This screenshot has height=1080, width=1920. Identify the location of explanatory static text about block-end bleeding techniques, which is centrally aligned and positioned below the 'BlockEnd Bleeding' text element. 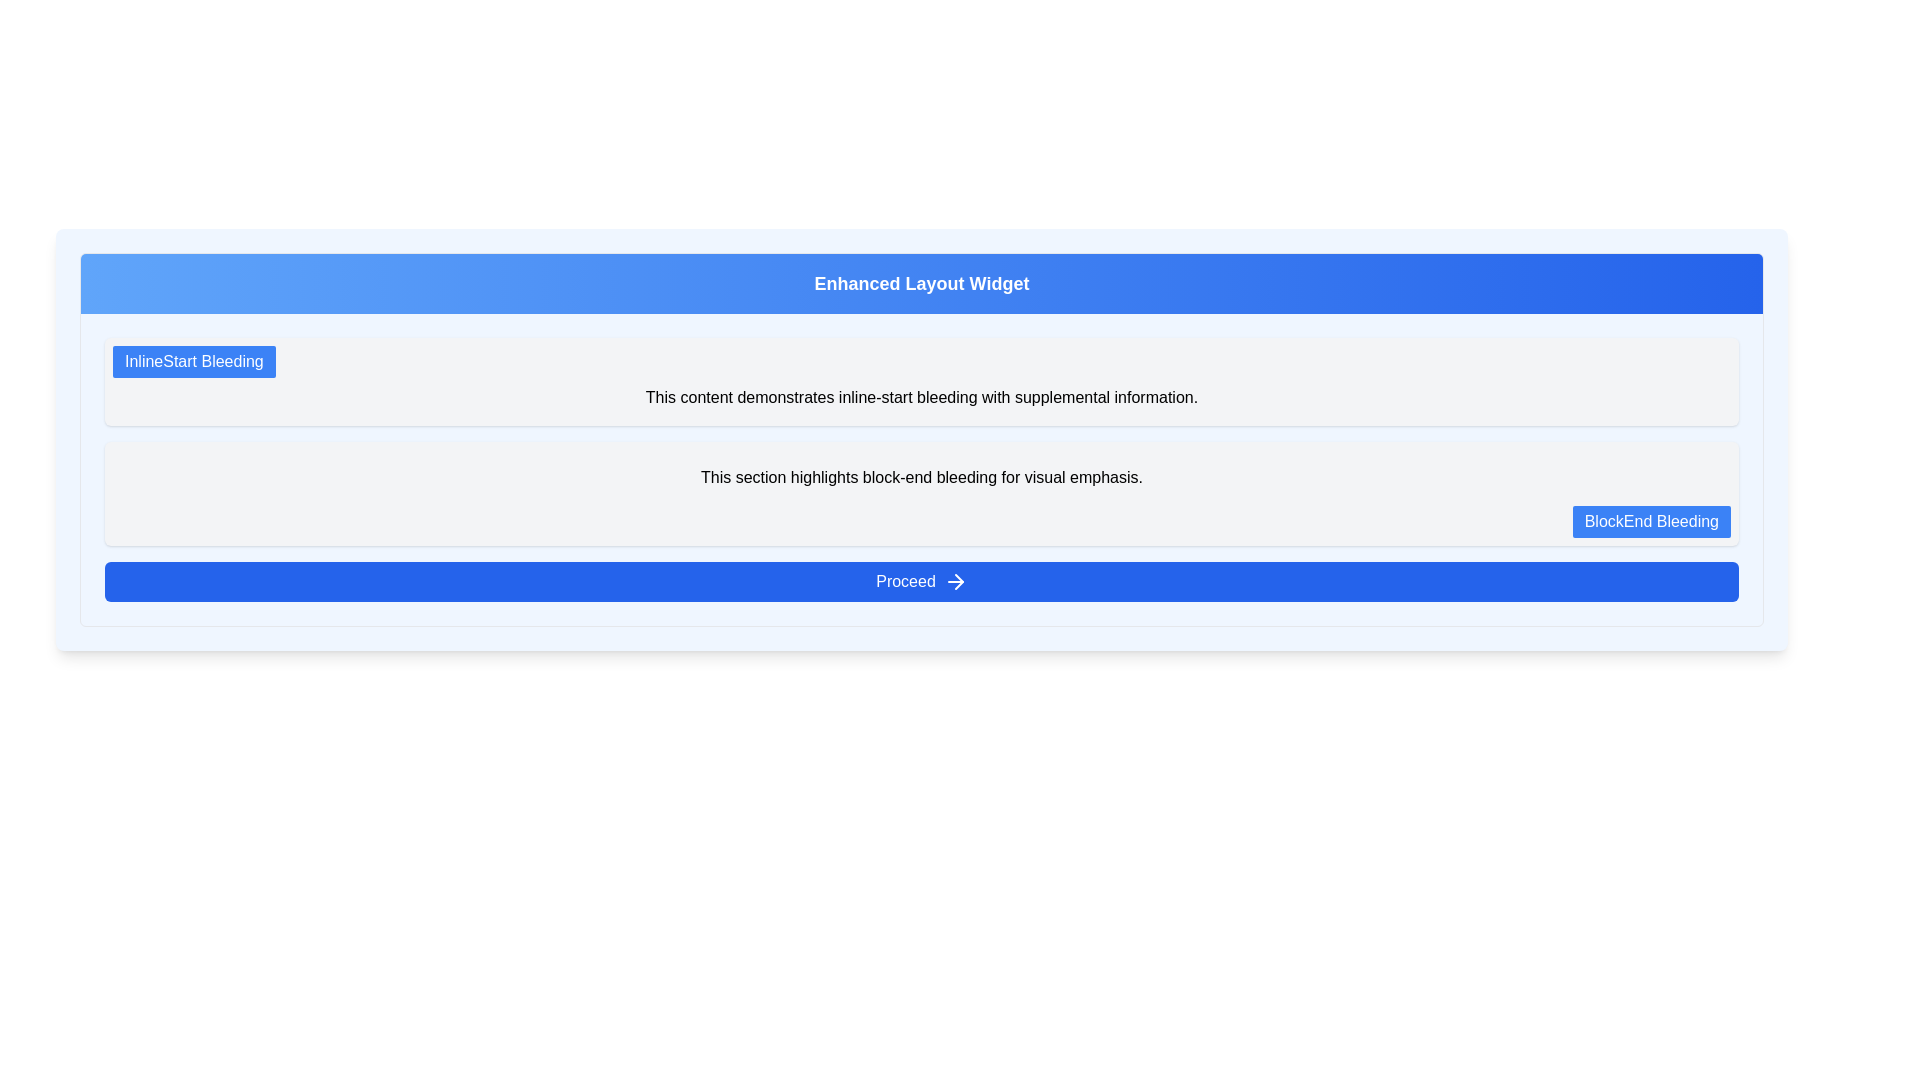
(920, 478).